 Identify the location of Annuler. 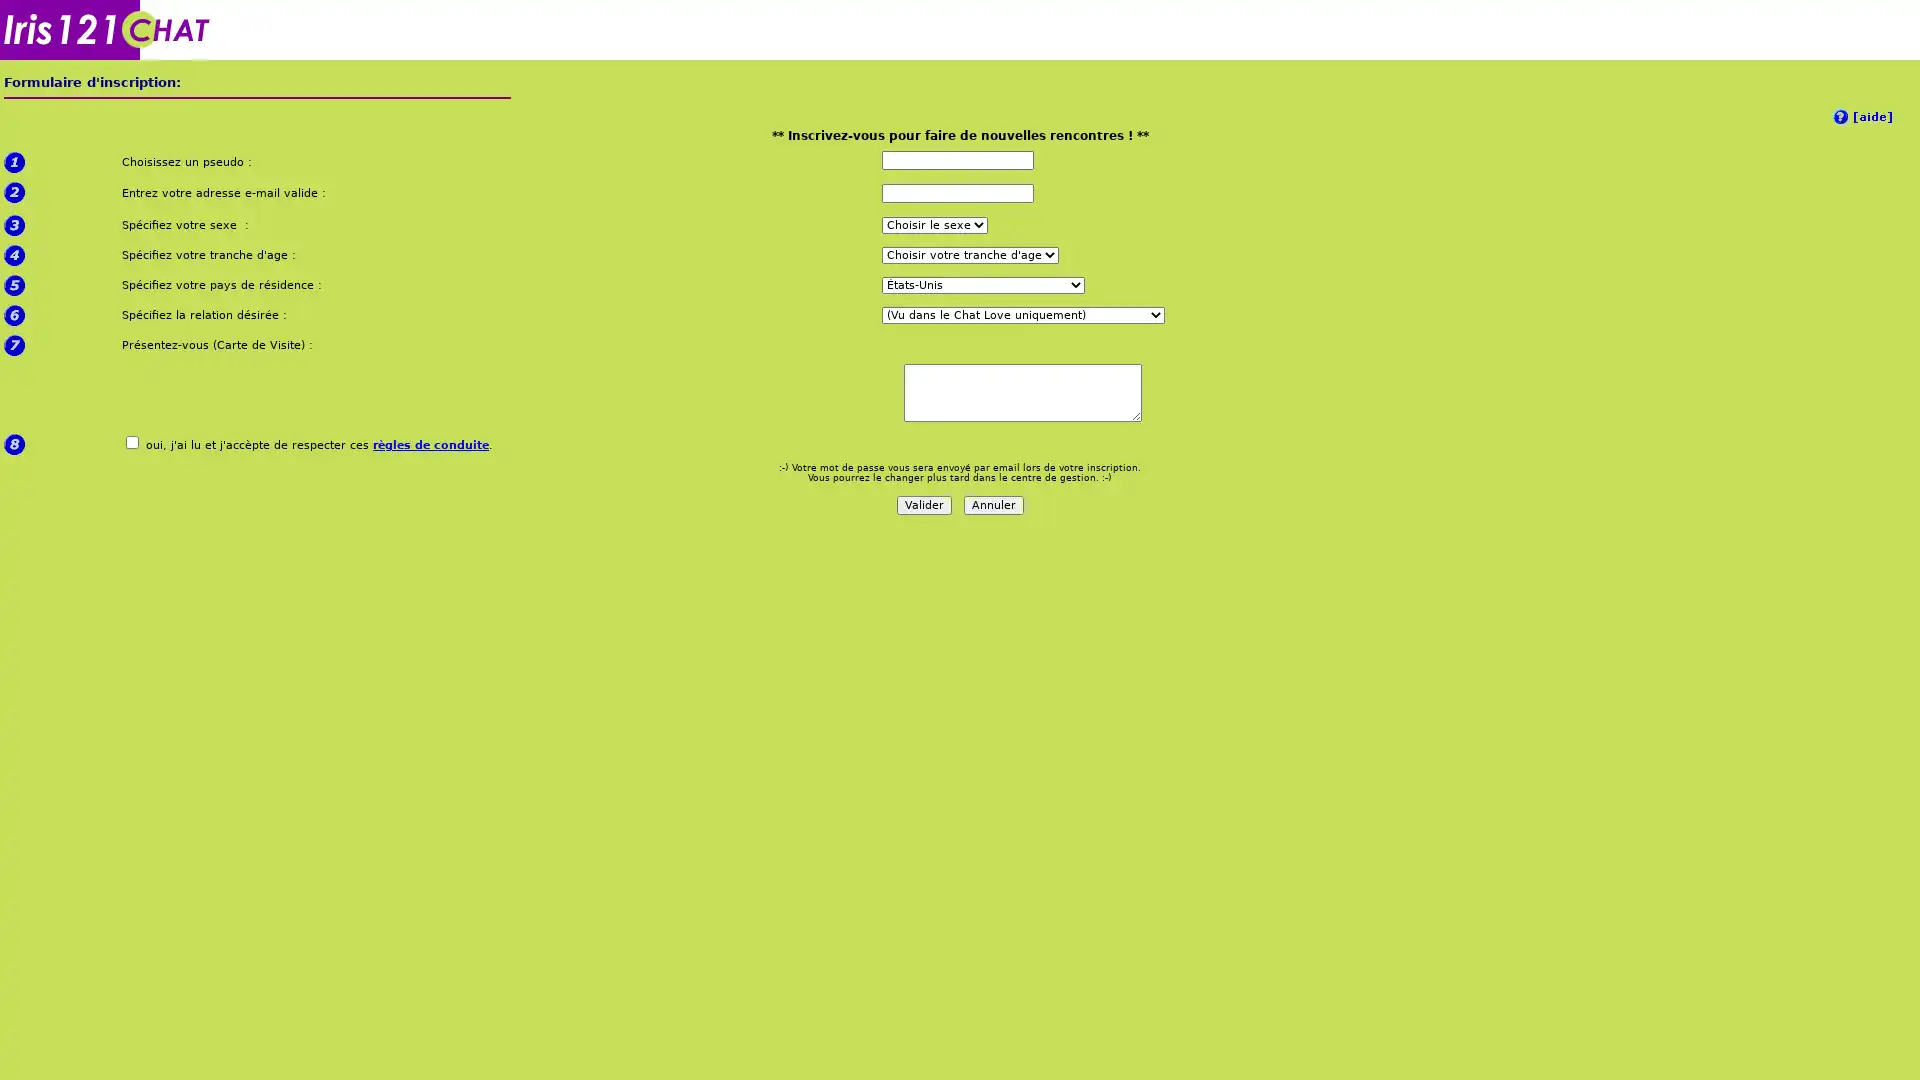
(993, 504).